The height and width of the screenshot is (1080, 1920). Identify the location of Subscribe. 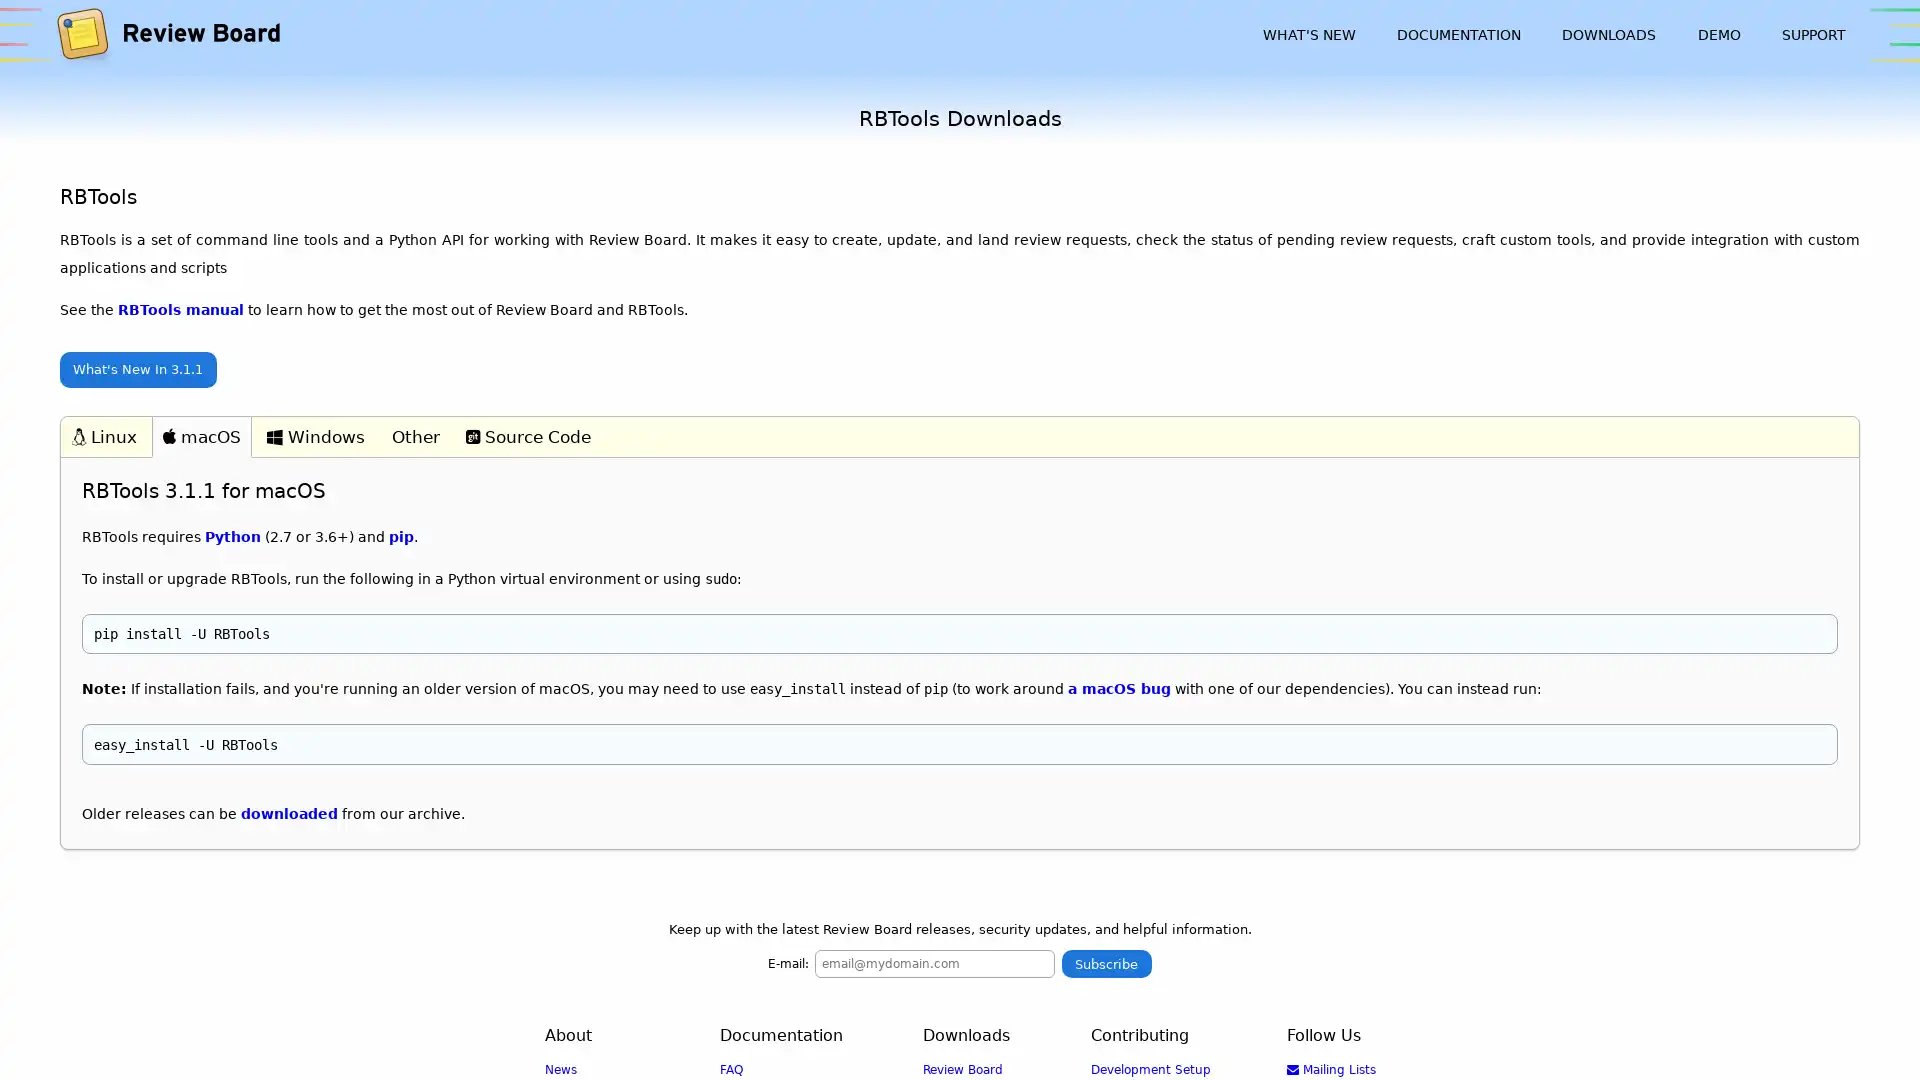
(1105, 963).